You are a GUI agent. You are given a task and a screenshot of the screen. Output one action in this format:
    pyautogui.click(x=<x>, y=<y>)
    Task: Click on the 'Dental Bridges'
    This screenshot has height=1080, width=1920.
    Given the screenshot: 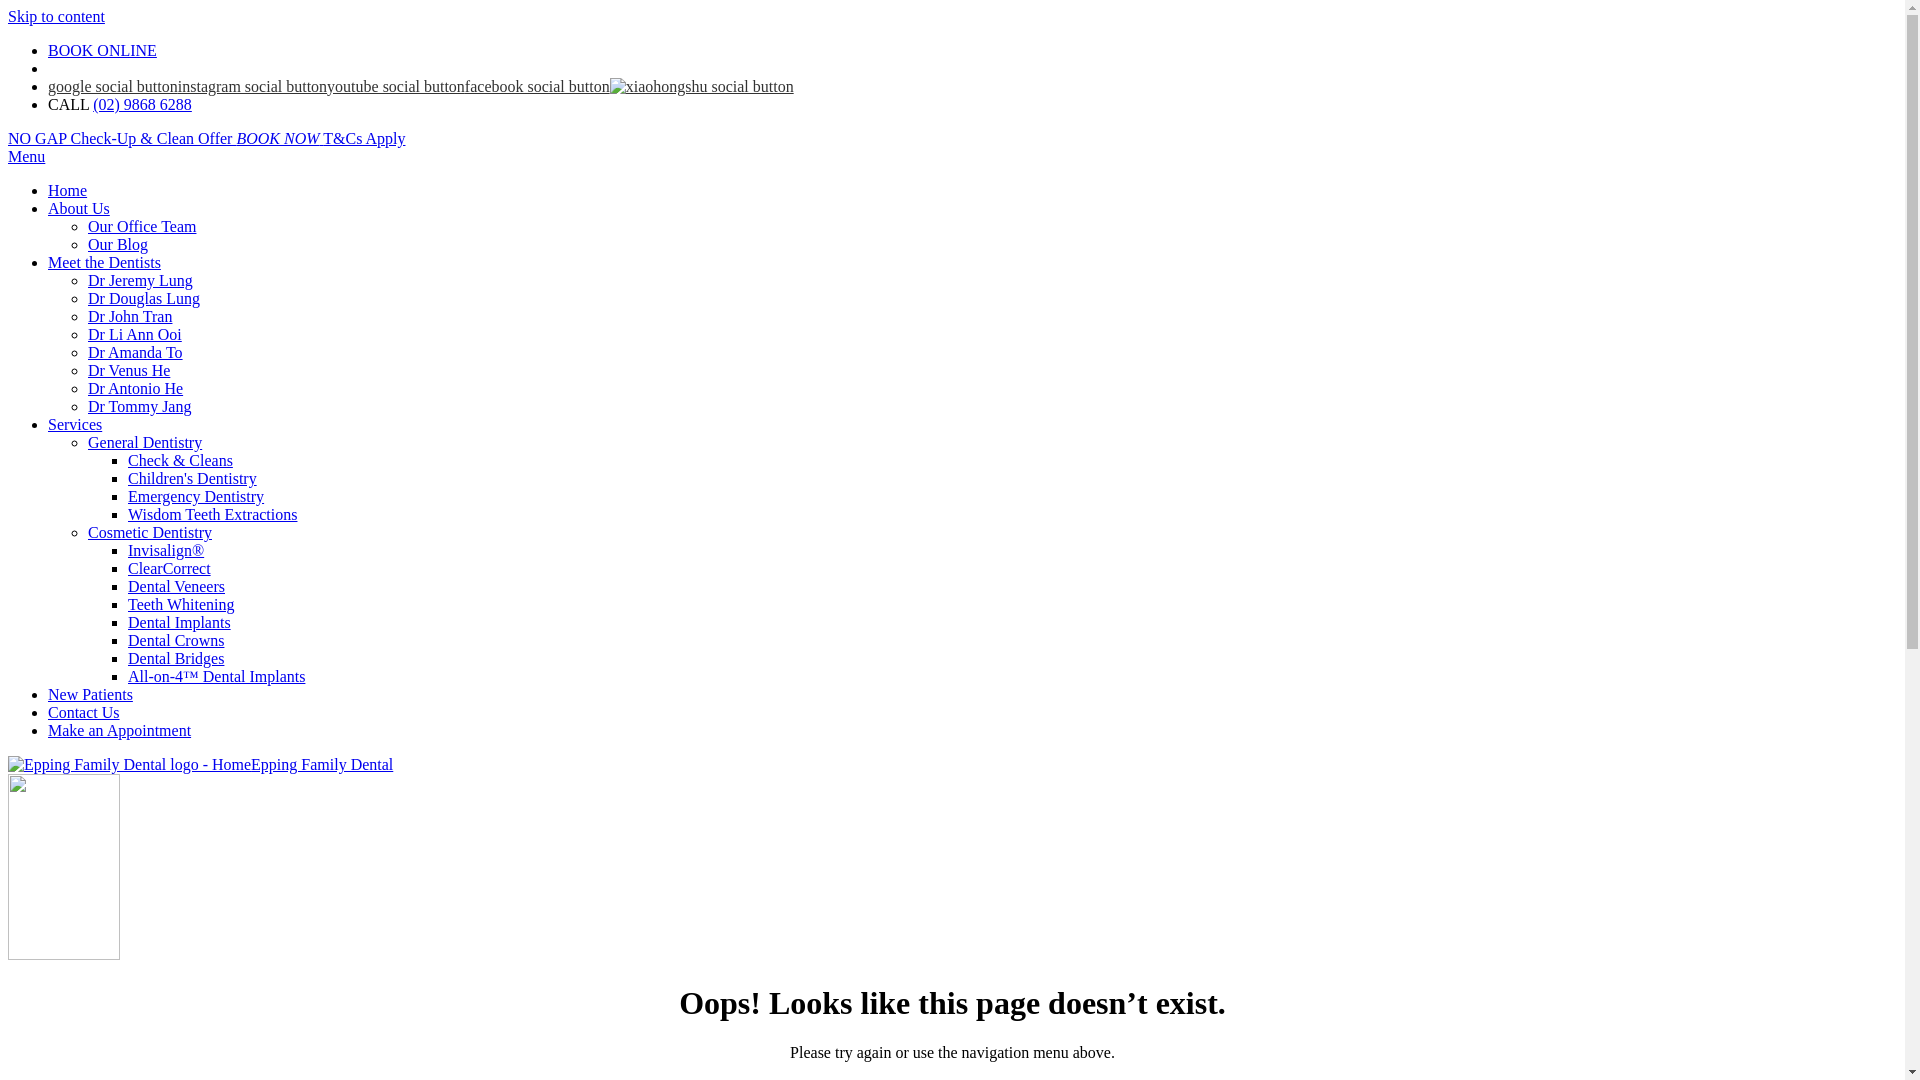 What is the action you would take?
    pyautogui.click(x=176, y=658)
    